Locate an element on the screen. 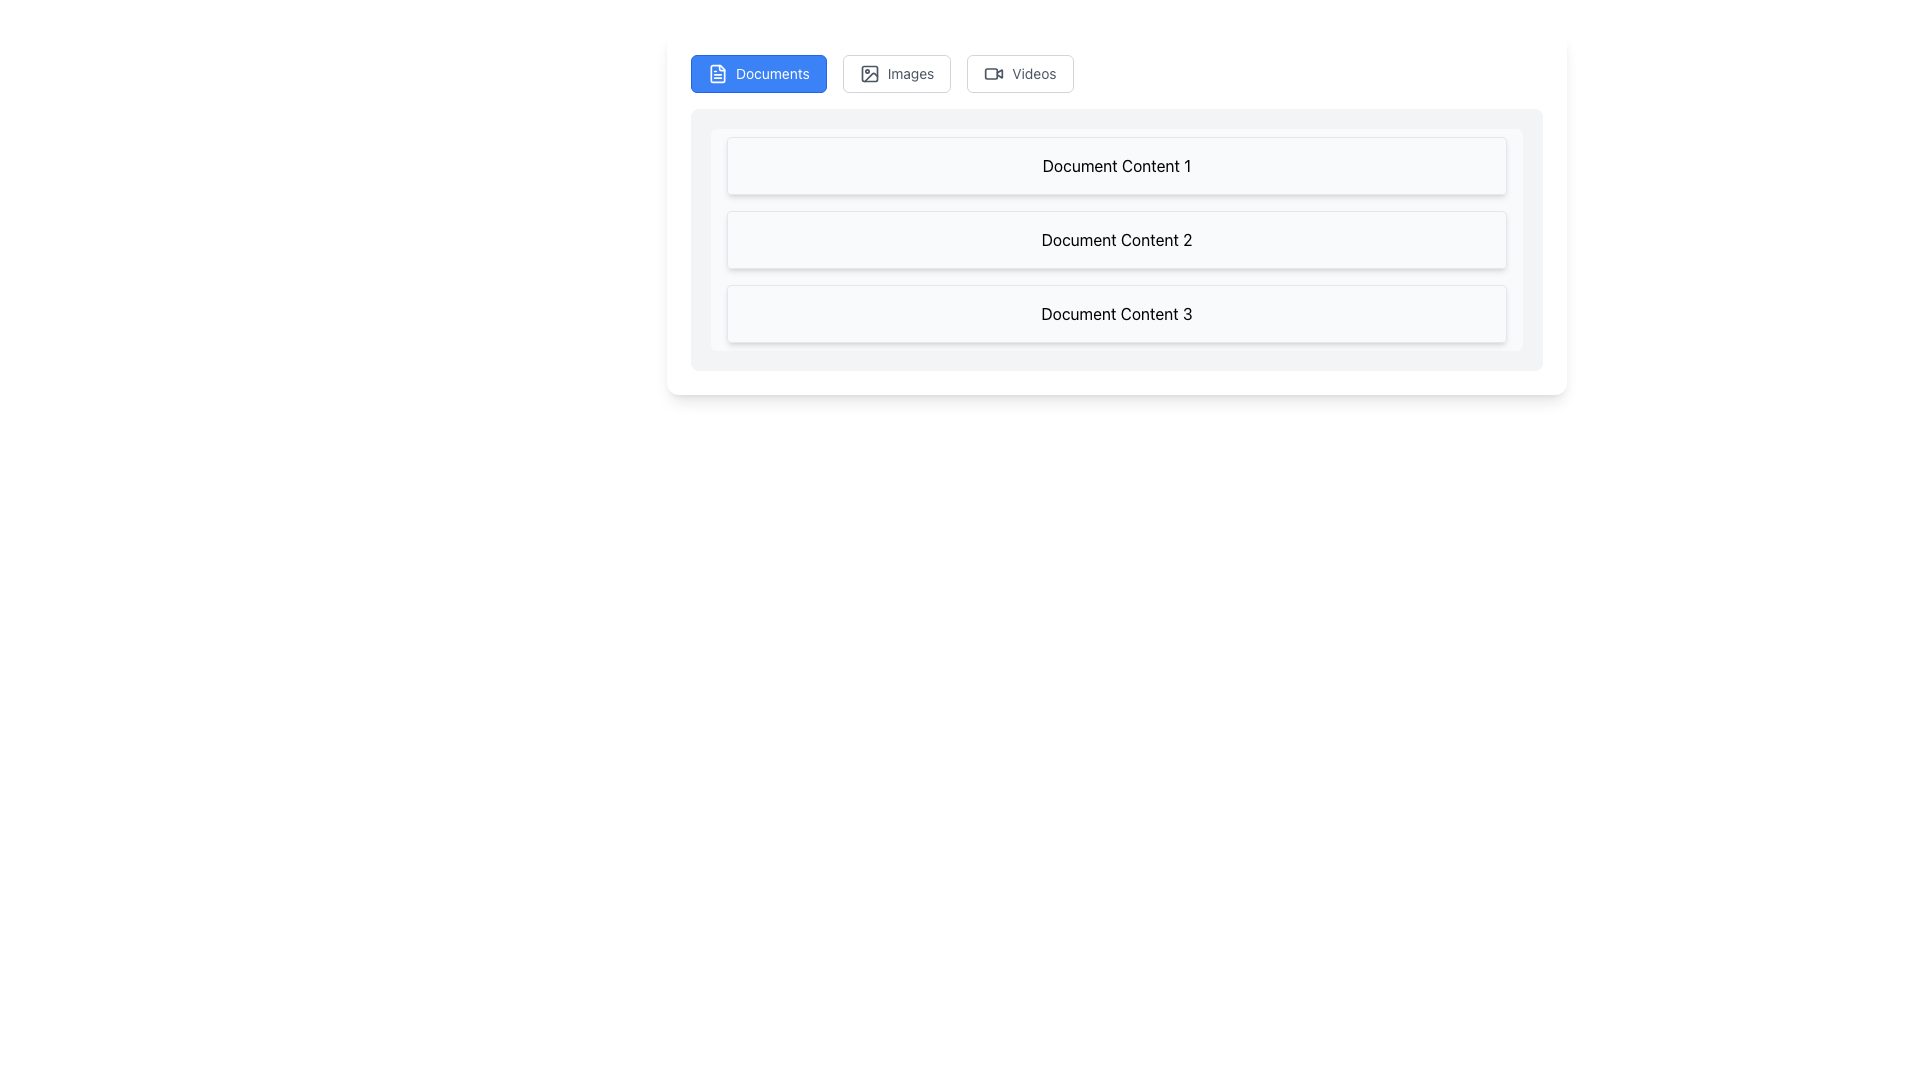  the 'Images' text label within the toolbar is located at coordinates (910, 72).